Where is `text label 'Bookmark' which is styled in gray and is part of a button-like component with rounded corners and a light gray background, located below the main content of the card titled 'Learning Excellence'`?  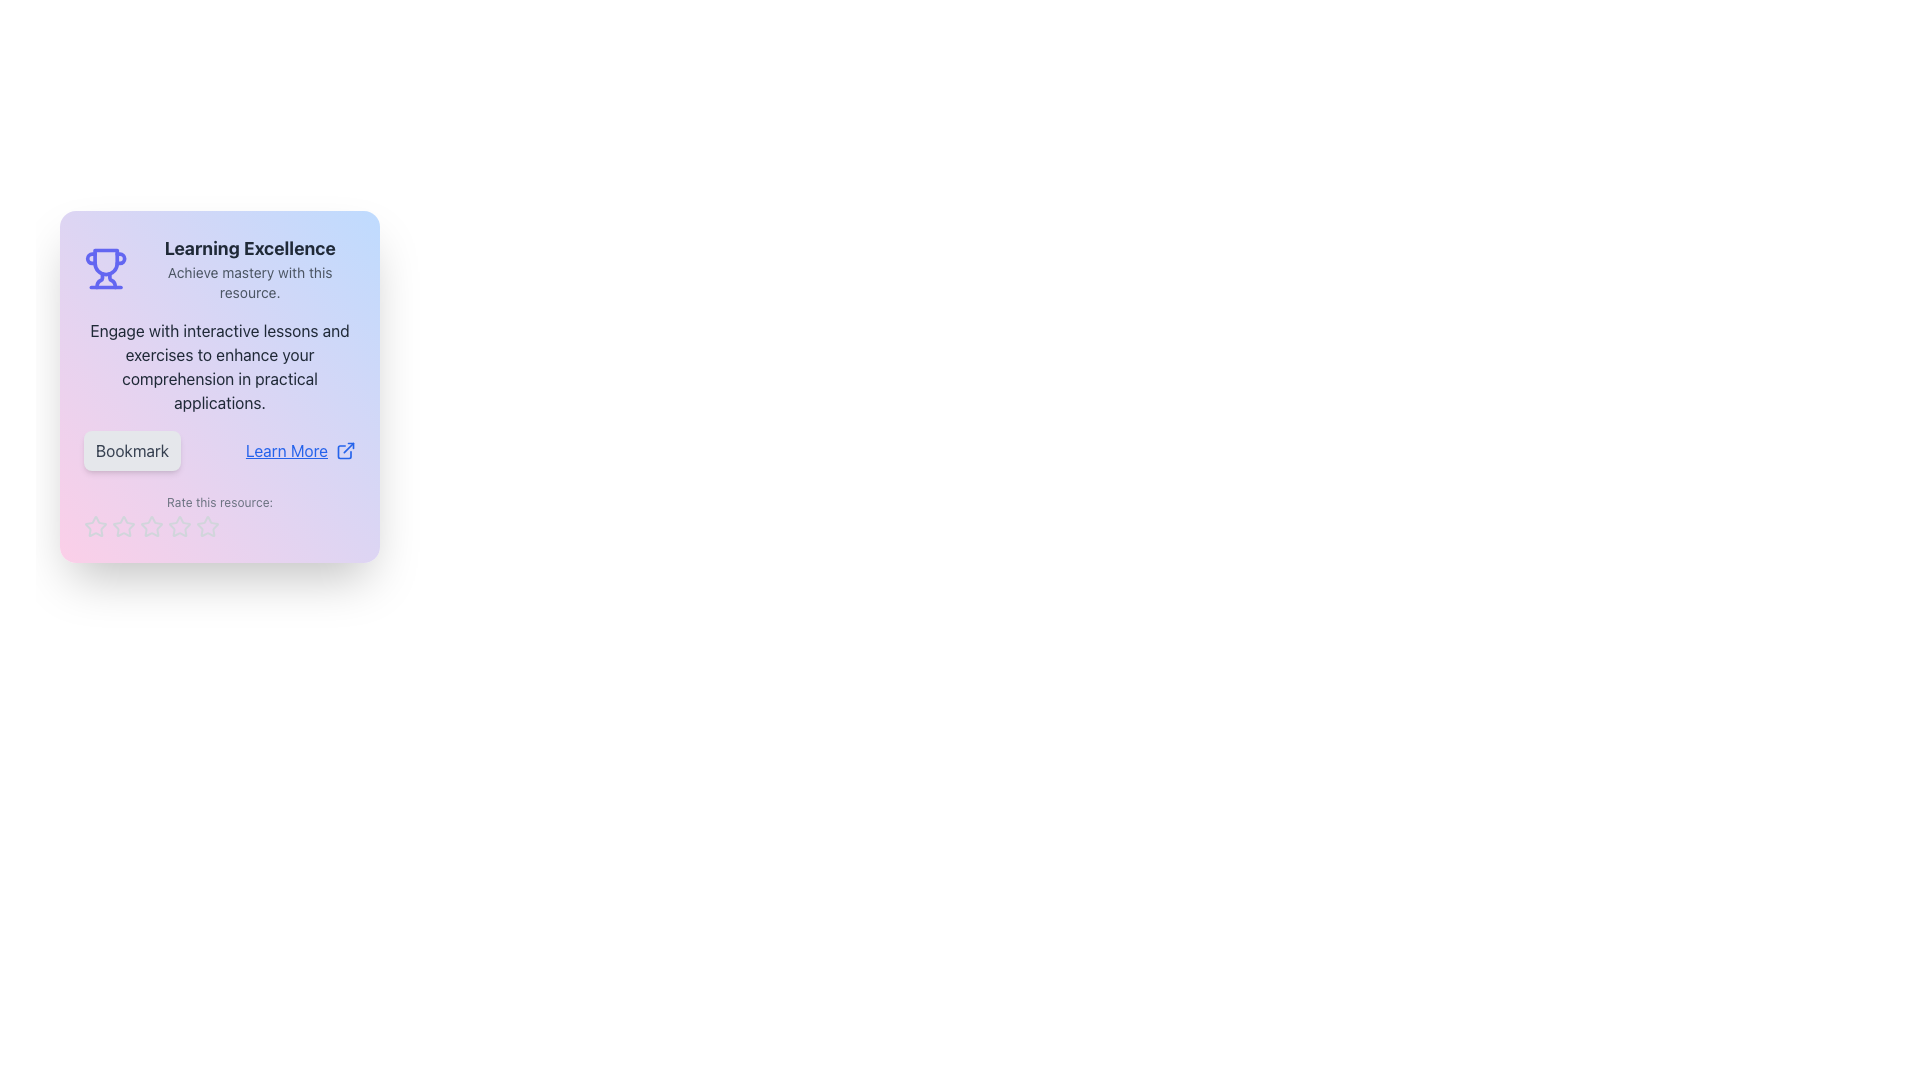 text label 'Bookmark' which is styled in gray and is part of a button-like component with rounded corners and a light gray background, located below the main content of the card titled 'Learning Excellence' is located at coordinates (131, 451).